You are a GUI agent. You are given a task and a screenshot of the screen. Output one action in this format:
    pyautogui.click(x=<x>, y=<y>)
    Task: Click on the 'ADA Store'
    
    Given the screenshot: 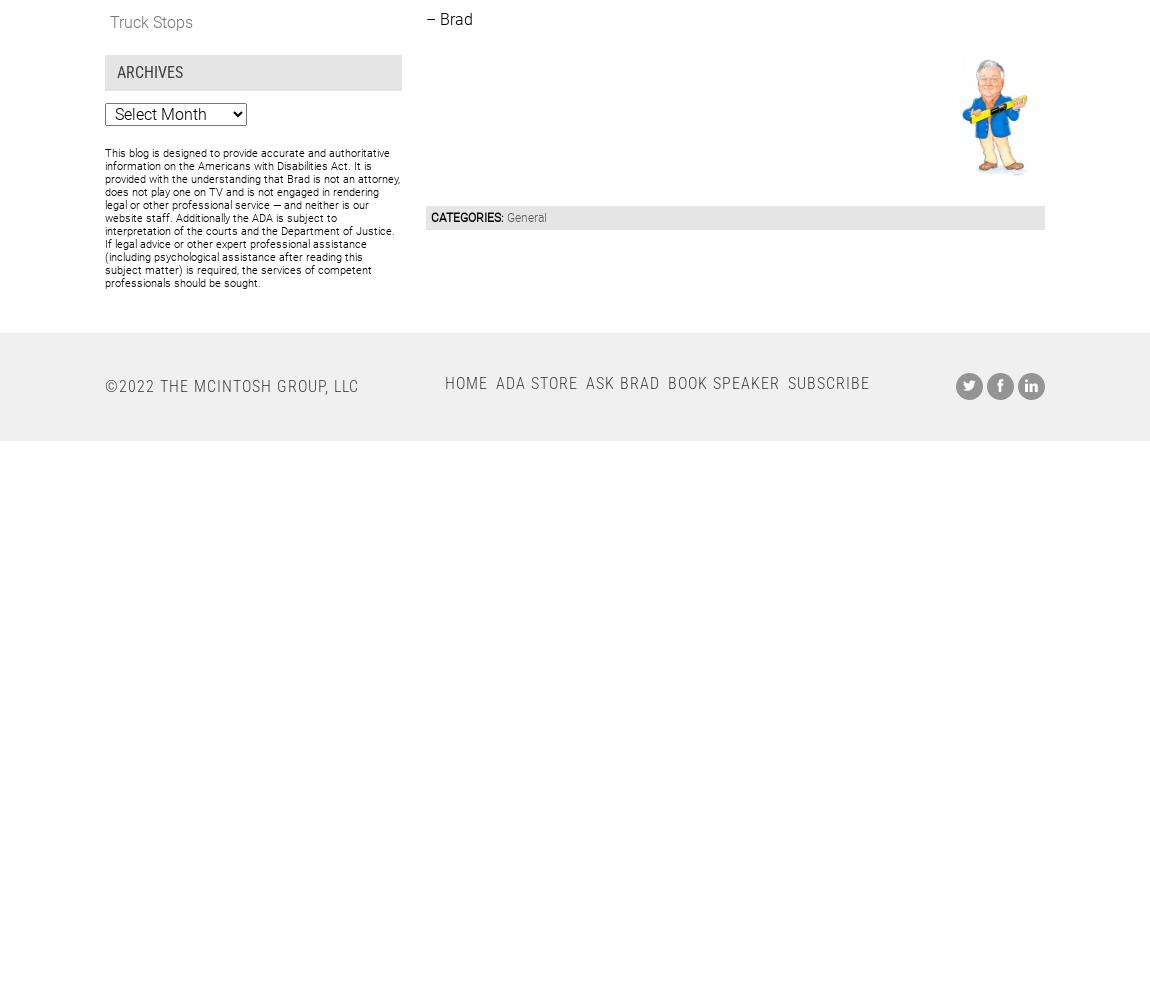 What is the action you would take?
    pyautogui.click(x=495, y=382)
    